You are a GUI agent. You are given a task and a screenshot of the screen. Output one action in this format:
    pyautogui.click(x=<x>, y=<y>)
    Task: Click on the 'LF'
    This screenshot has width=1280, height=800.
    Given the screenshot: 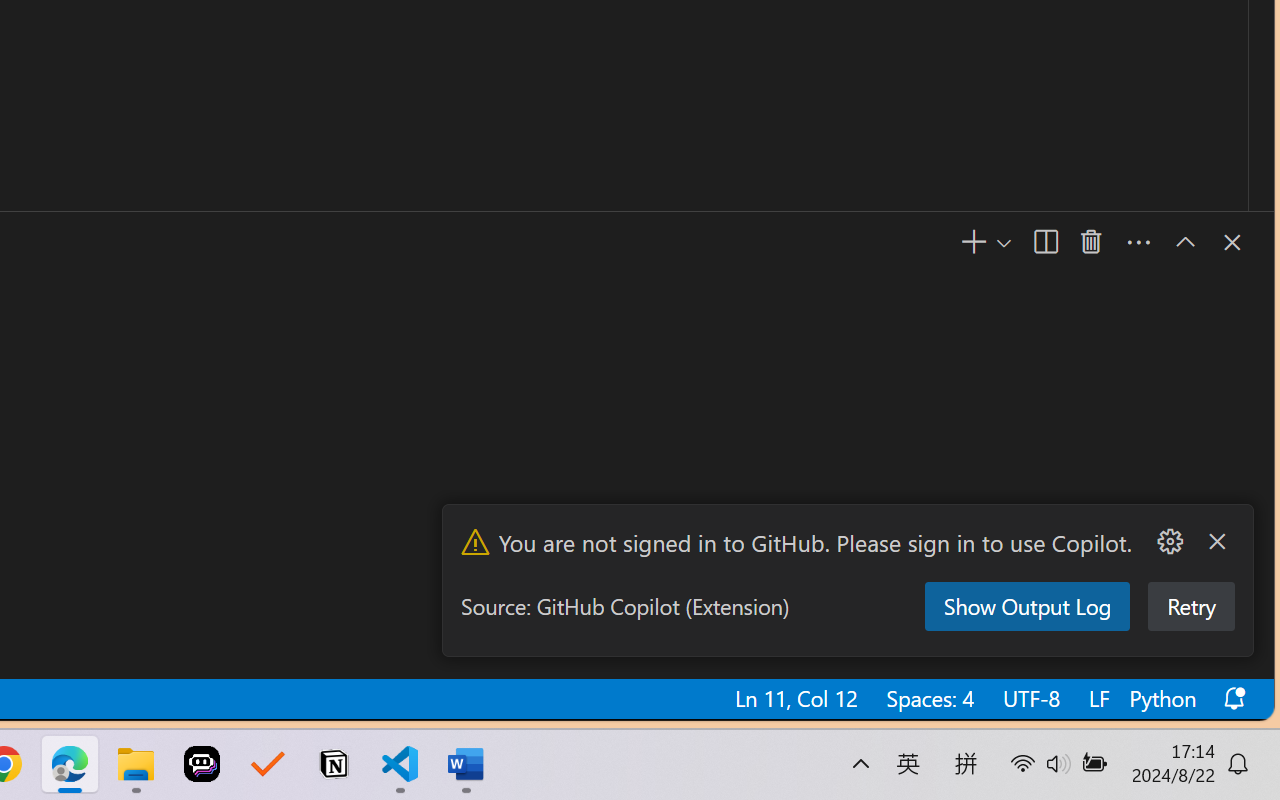 What is the action you would take?
    pyautogui.click(x=1096, y=698)
    